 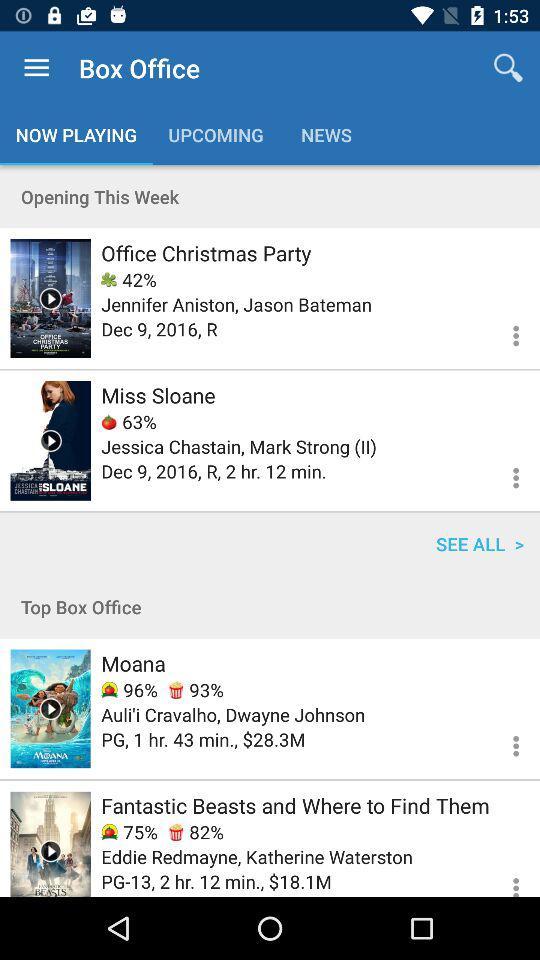 What do you see at coordinates (503, 475) in the screenshot?
I see `get more info` at bounding box center [503, 475].